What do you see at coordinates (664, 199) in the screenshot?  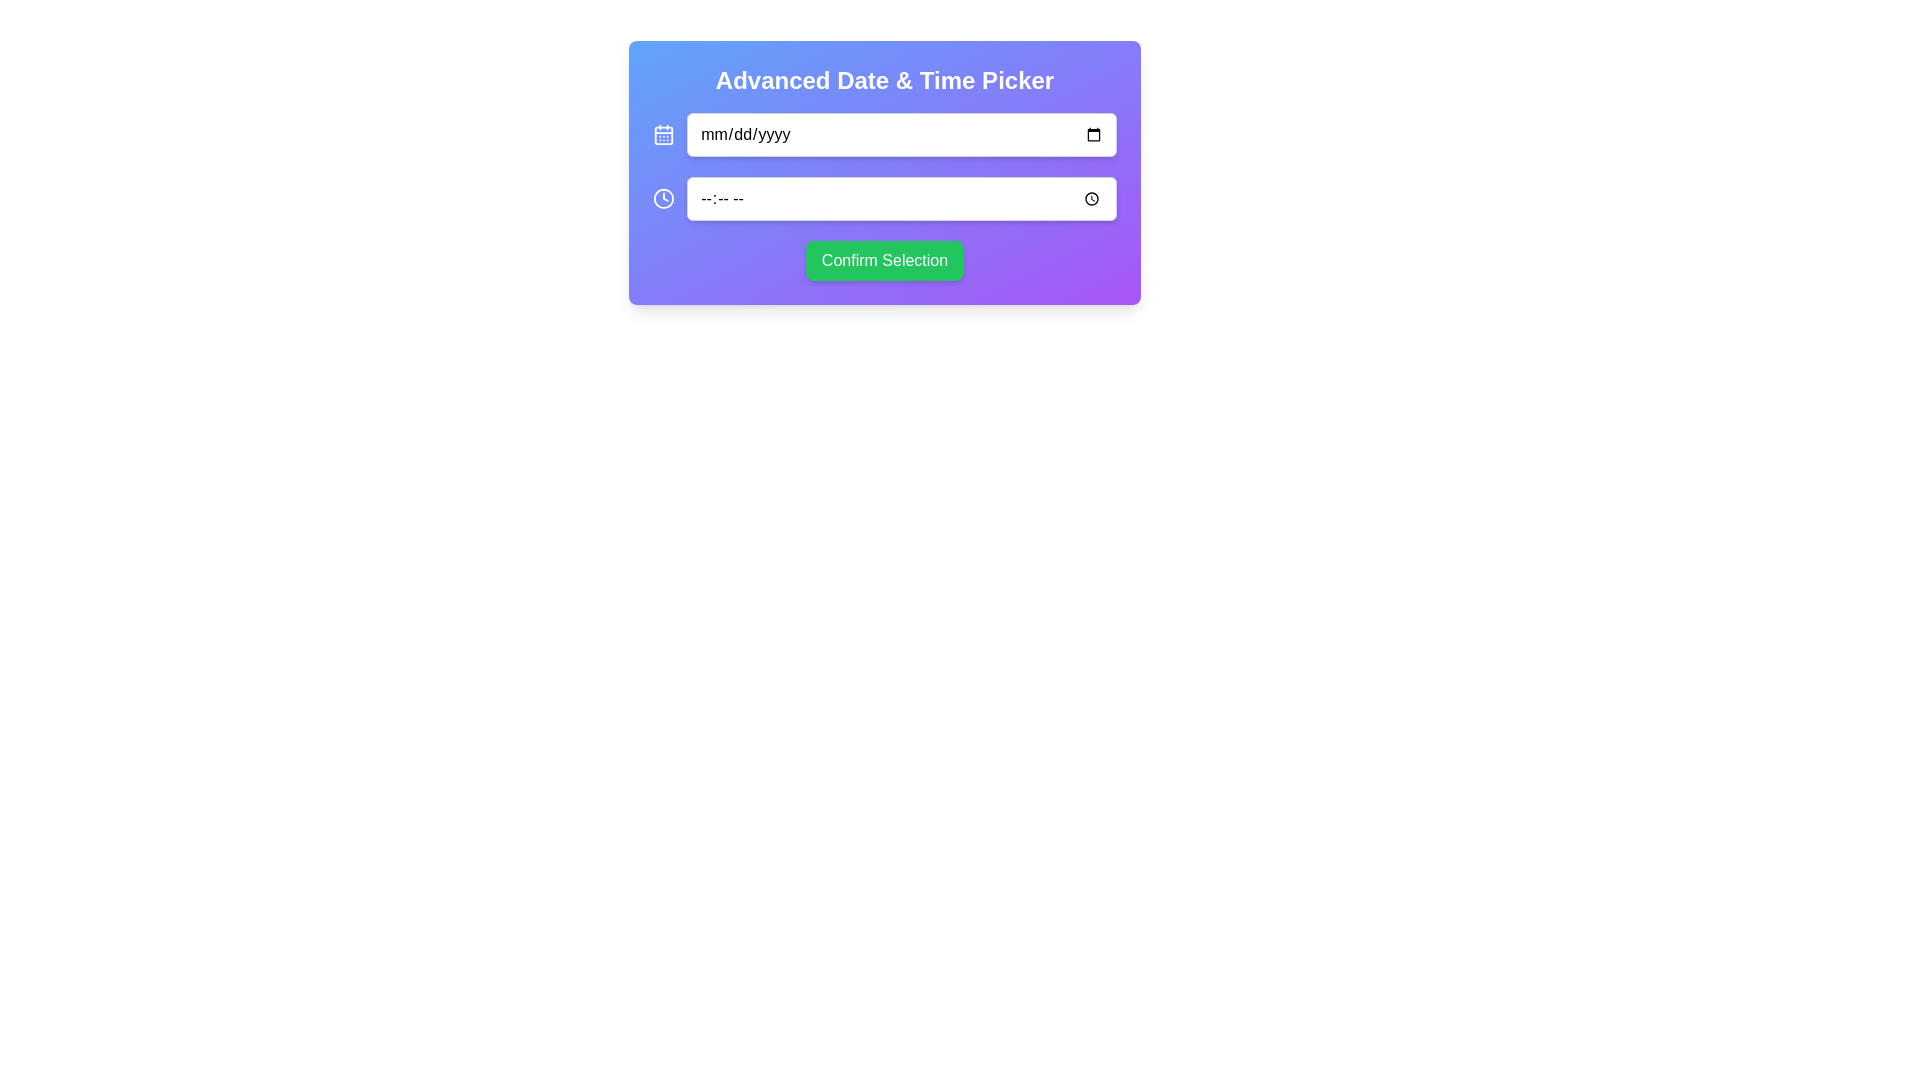 I see `the outermost SVG Circle of the clock icon, located to the left of the time input field` at bounding box center [664, 199].